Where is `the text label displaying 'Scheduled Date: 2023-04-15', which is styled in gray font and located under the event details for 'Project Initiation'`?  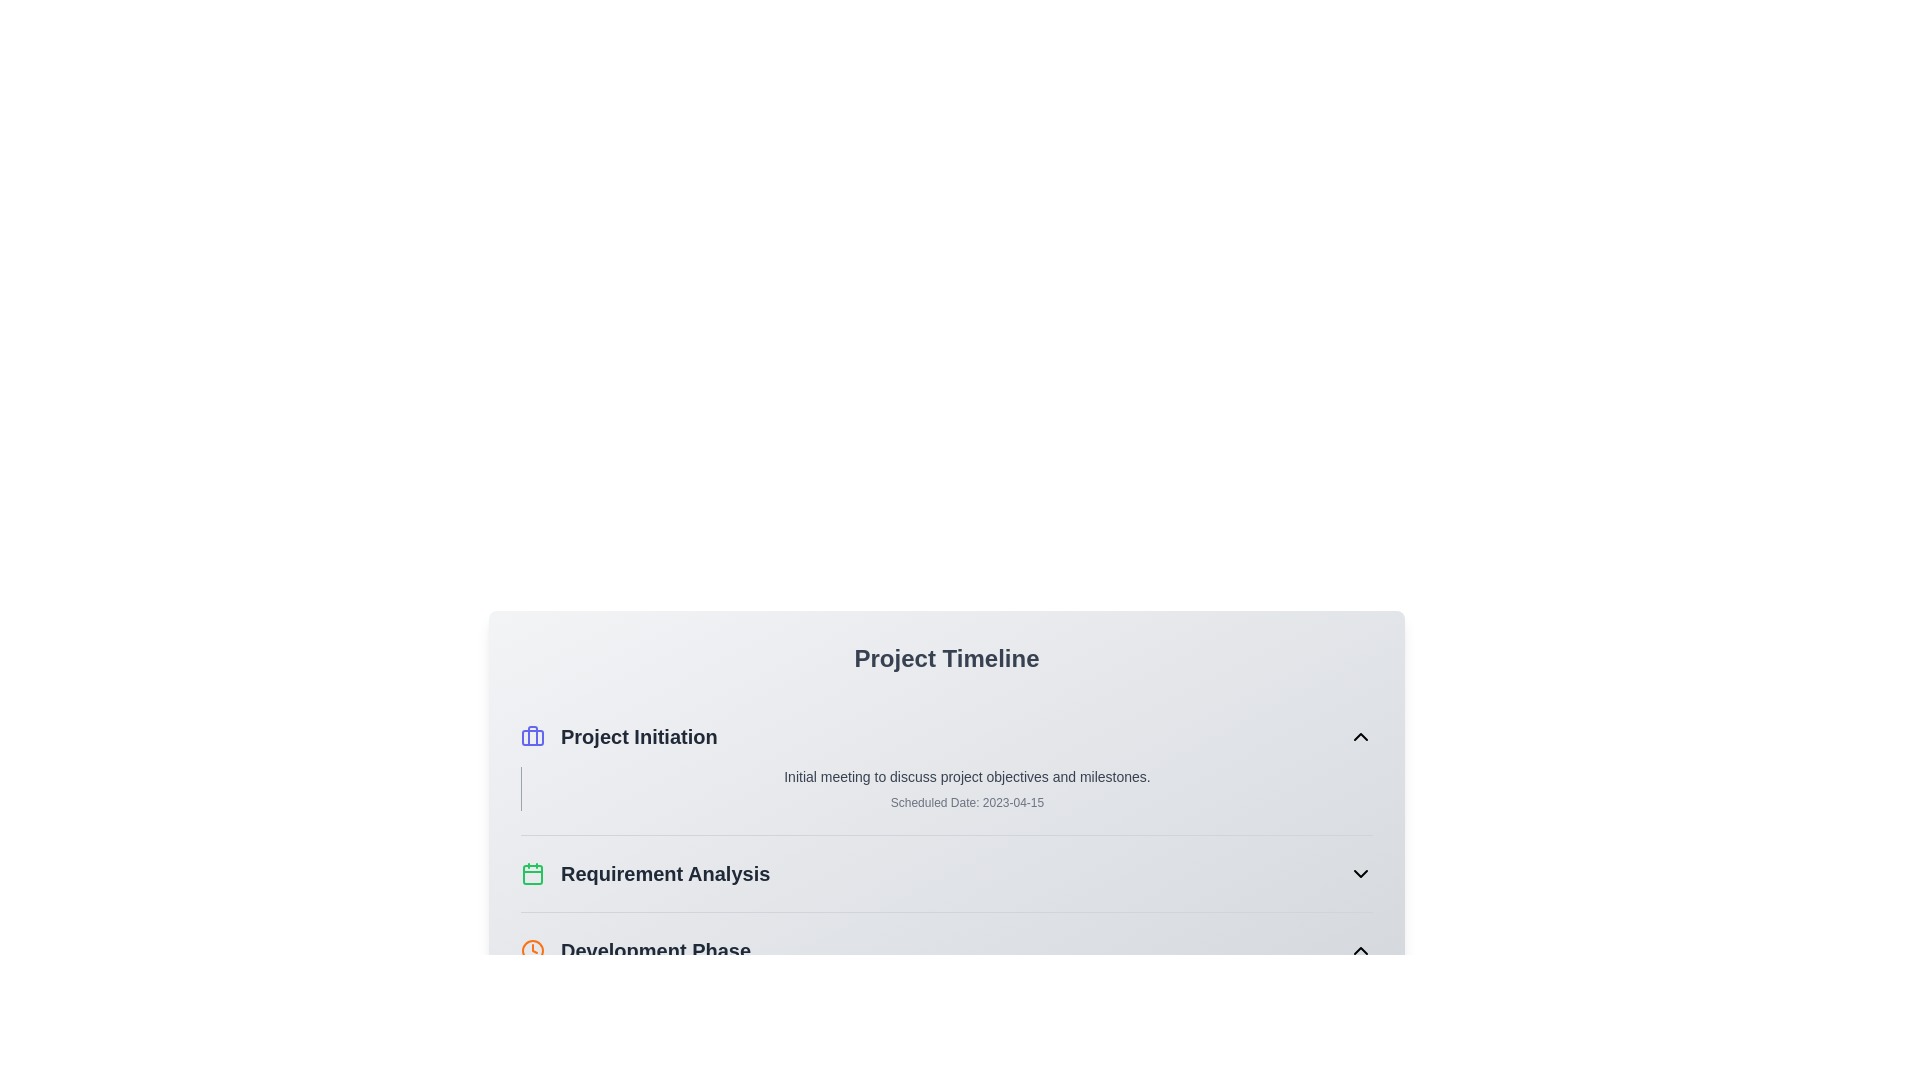 the text label displaying 'Scheduled Date: 2023-04-15', which is styled in gray font and located under the event details for 'Project Initiation' is located at coordinates (967, 801).